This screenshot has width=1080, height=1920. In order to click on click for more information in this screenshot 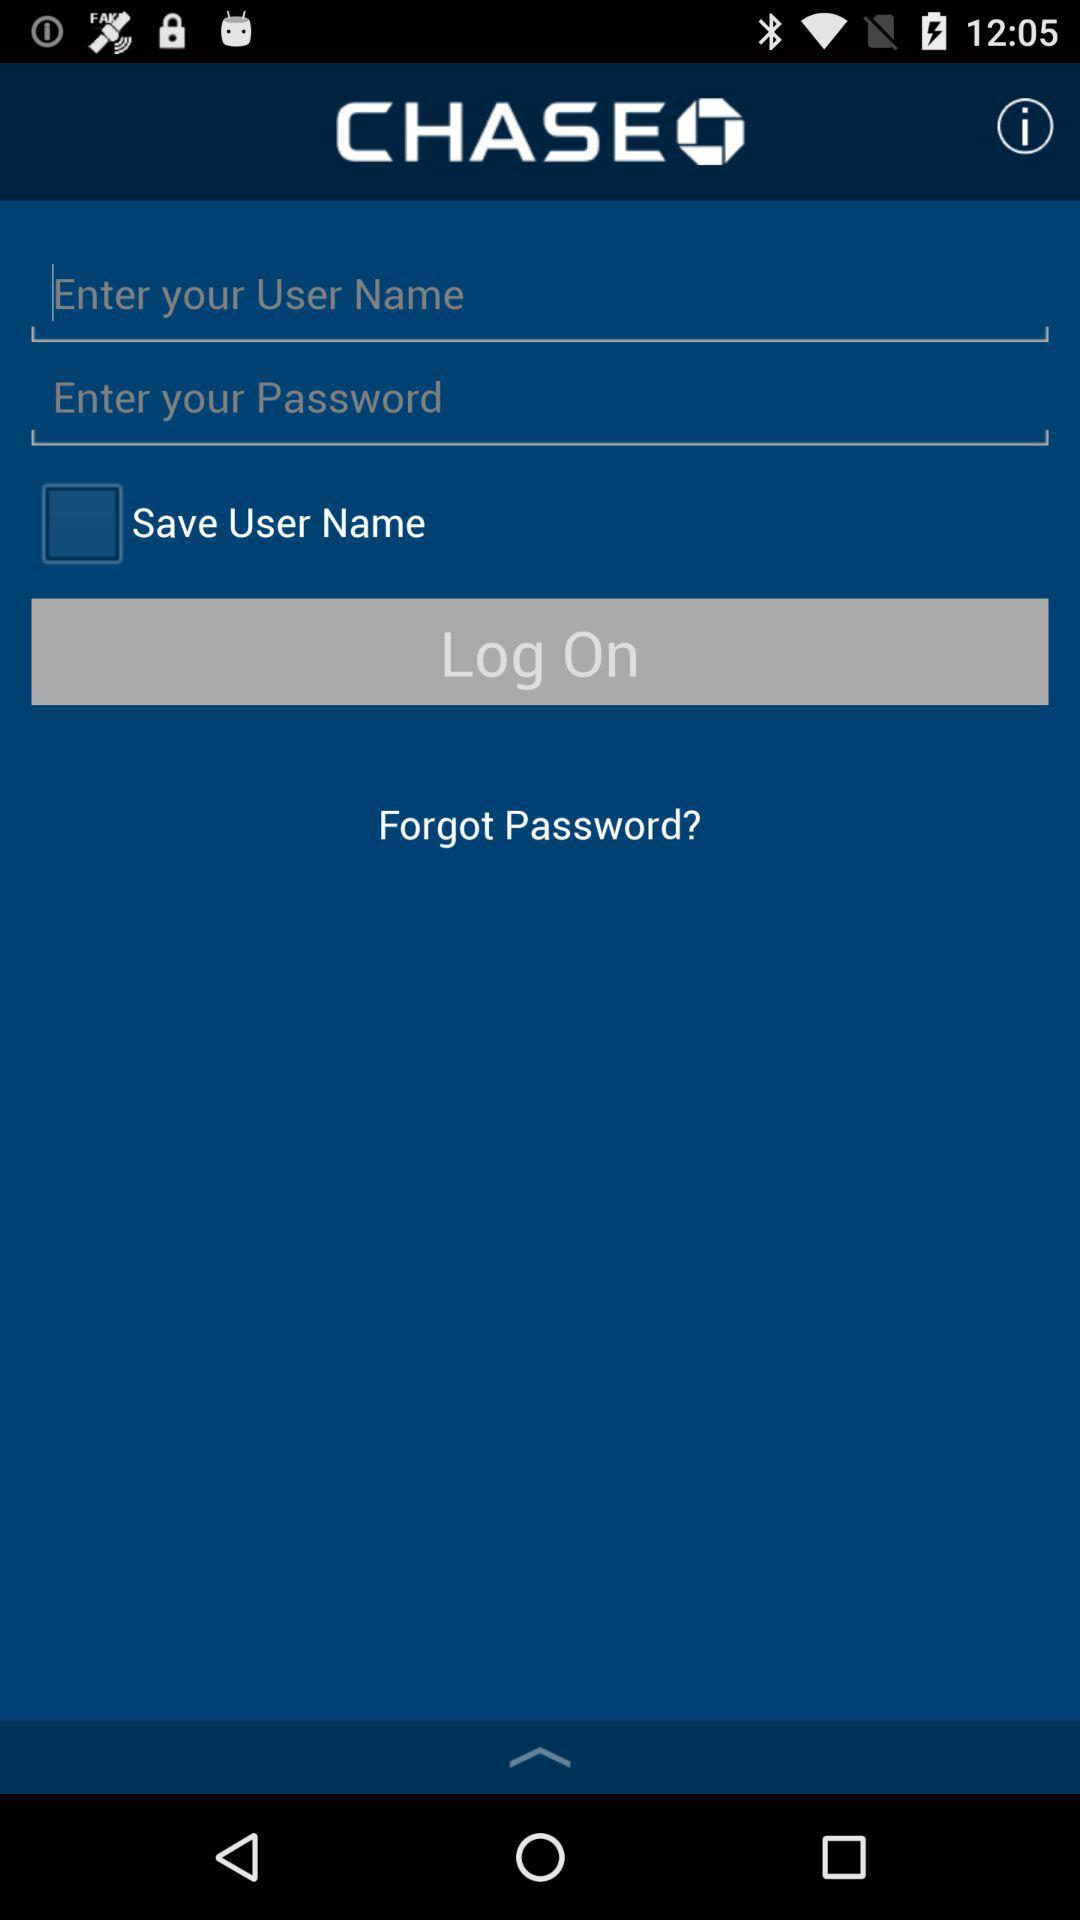, I will do `click(1025, 125)`.